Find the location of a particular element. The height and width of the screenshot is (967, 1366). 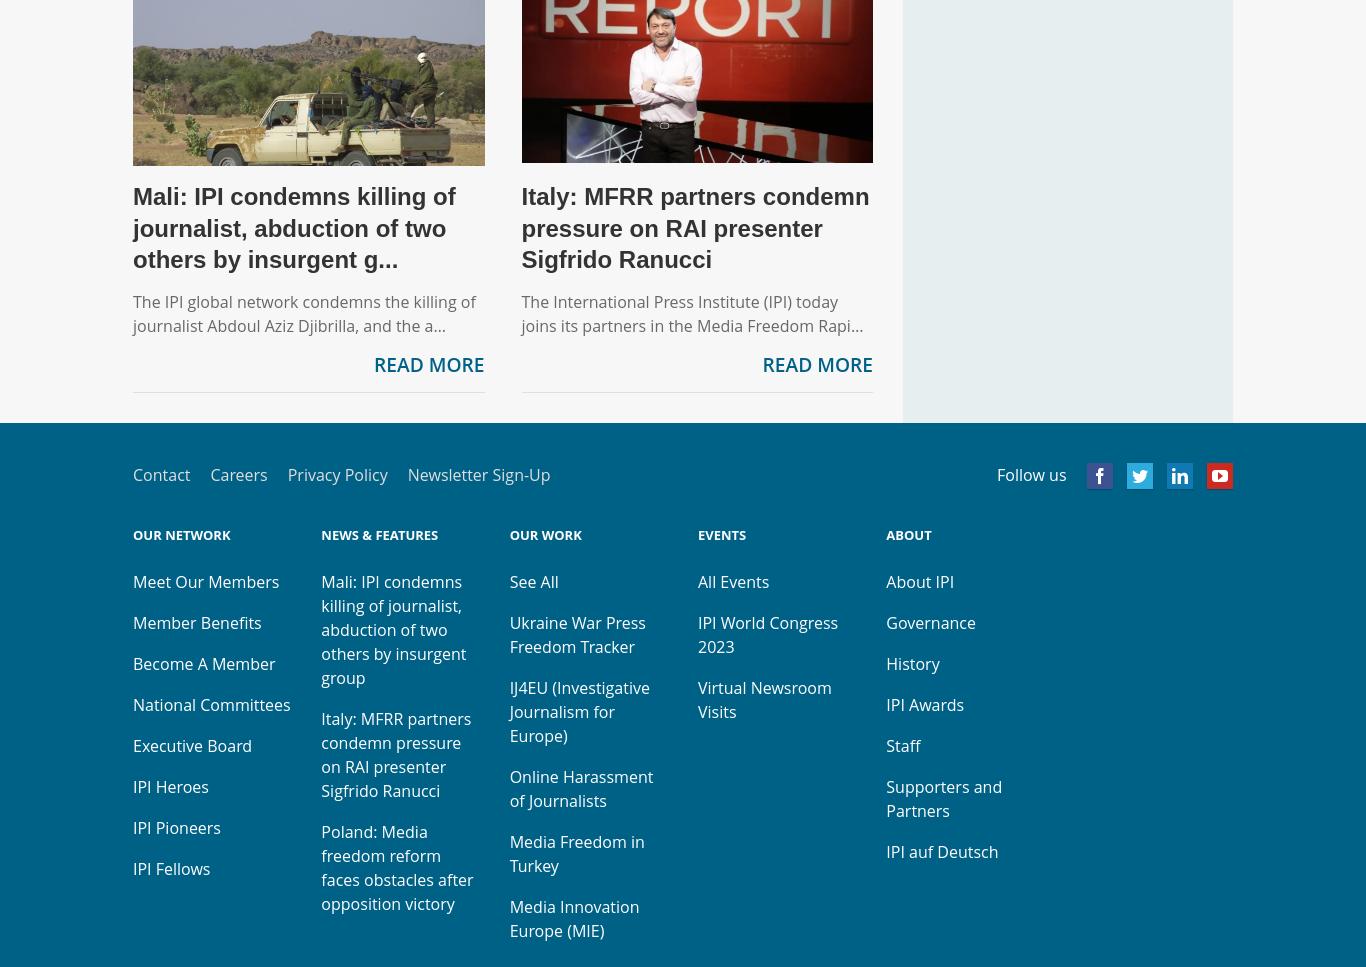

'Member Benefits' is located at coordinates (132, 623).